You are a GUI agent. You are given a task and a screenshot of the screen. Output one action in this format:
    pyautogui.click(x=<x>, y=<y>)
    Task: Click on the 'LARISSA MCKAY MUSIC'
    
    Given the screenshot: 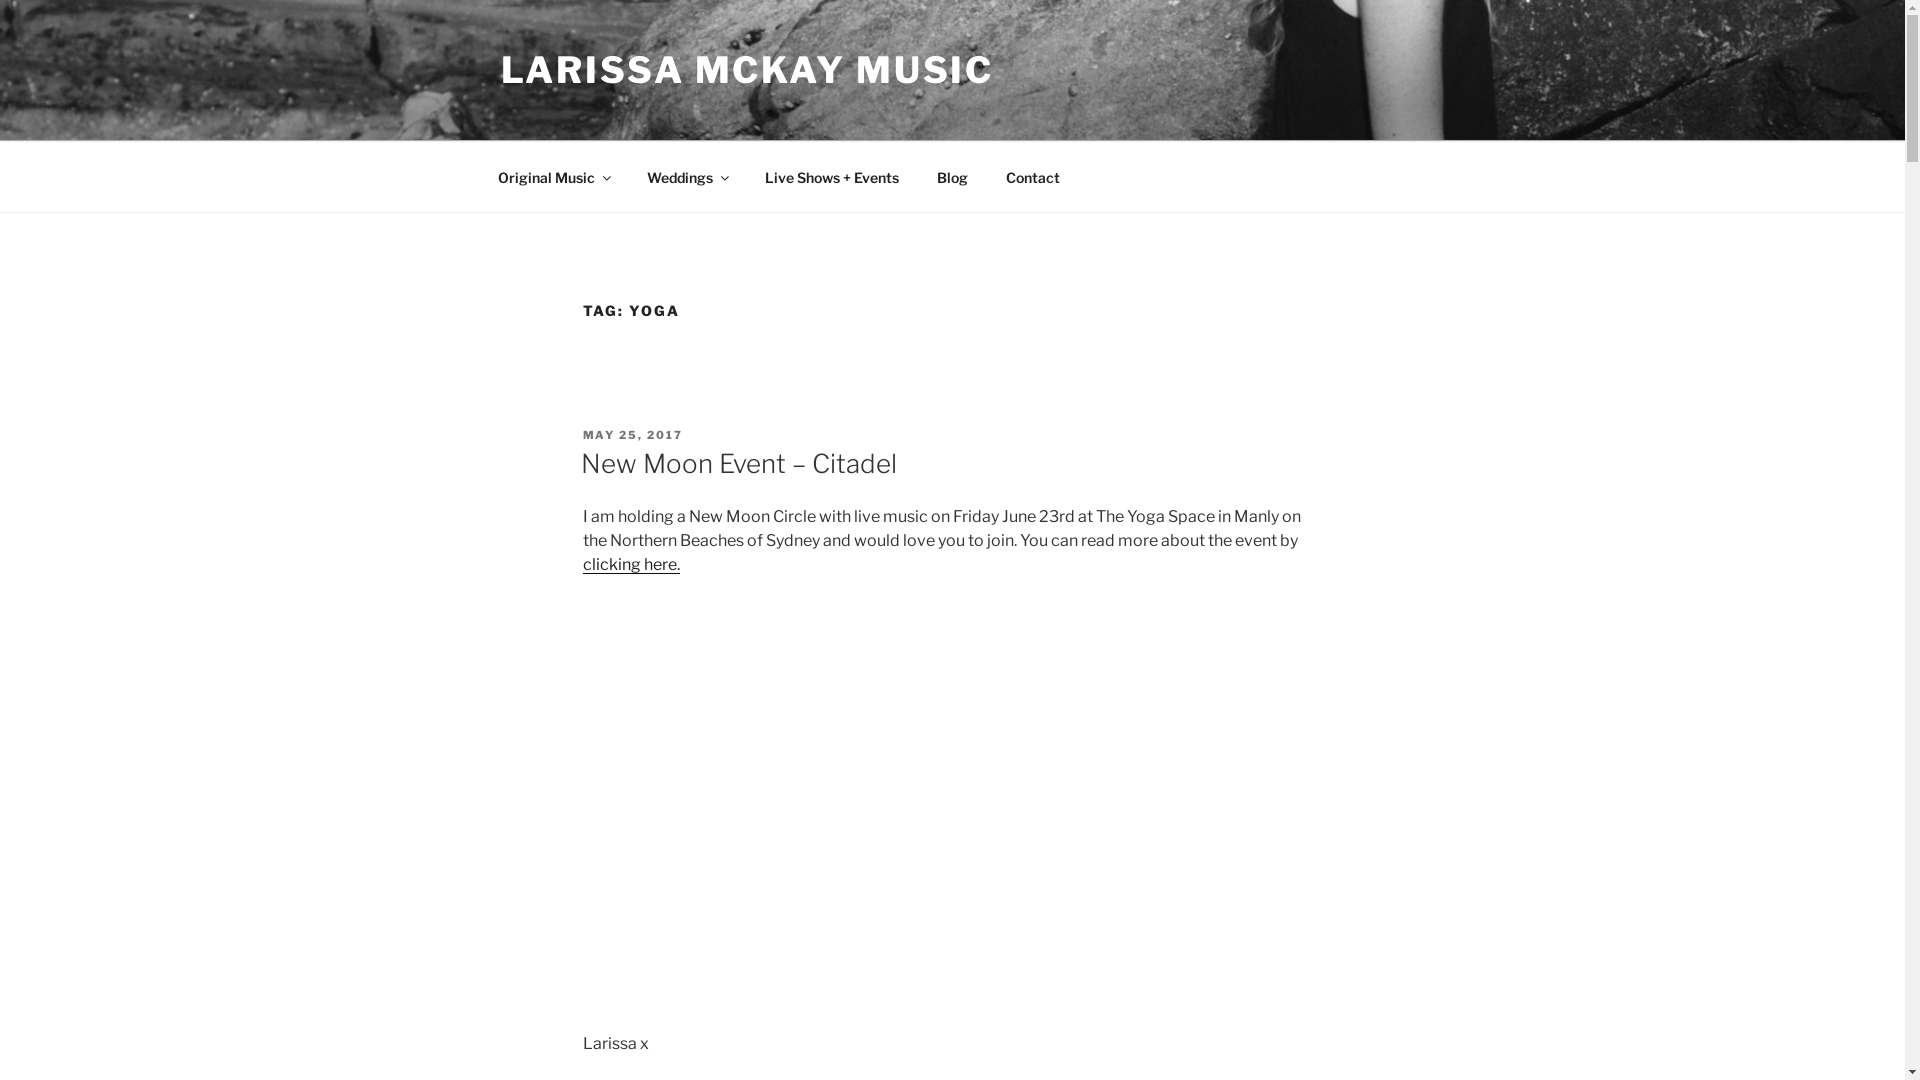 What is the action you would take?
    pyautogui.click(x=746, y=68)
    